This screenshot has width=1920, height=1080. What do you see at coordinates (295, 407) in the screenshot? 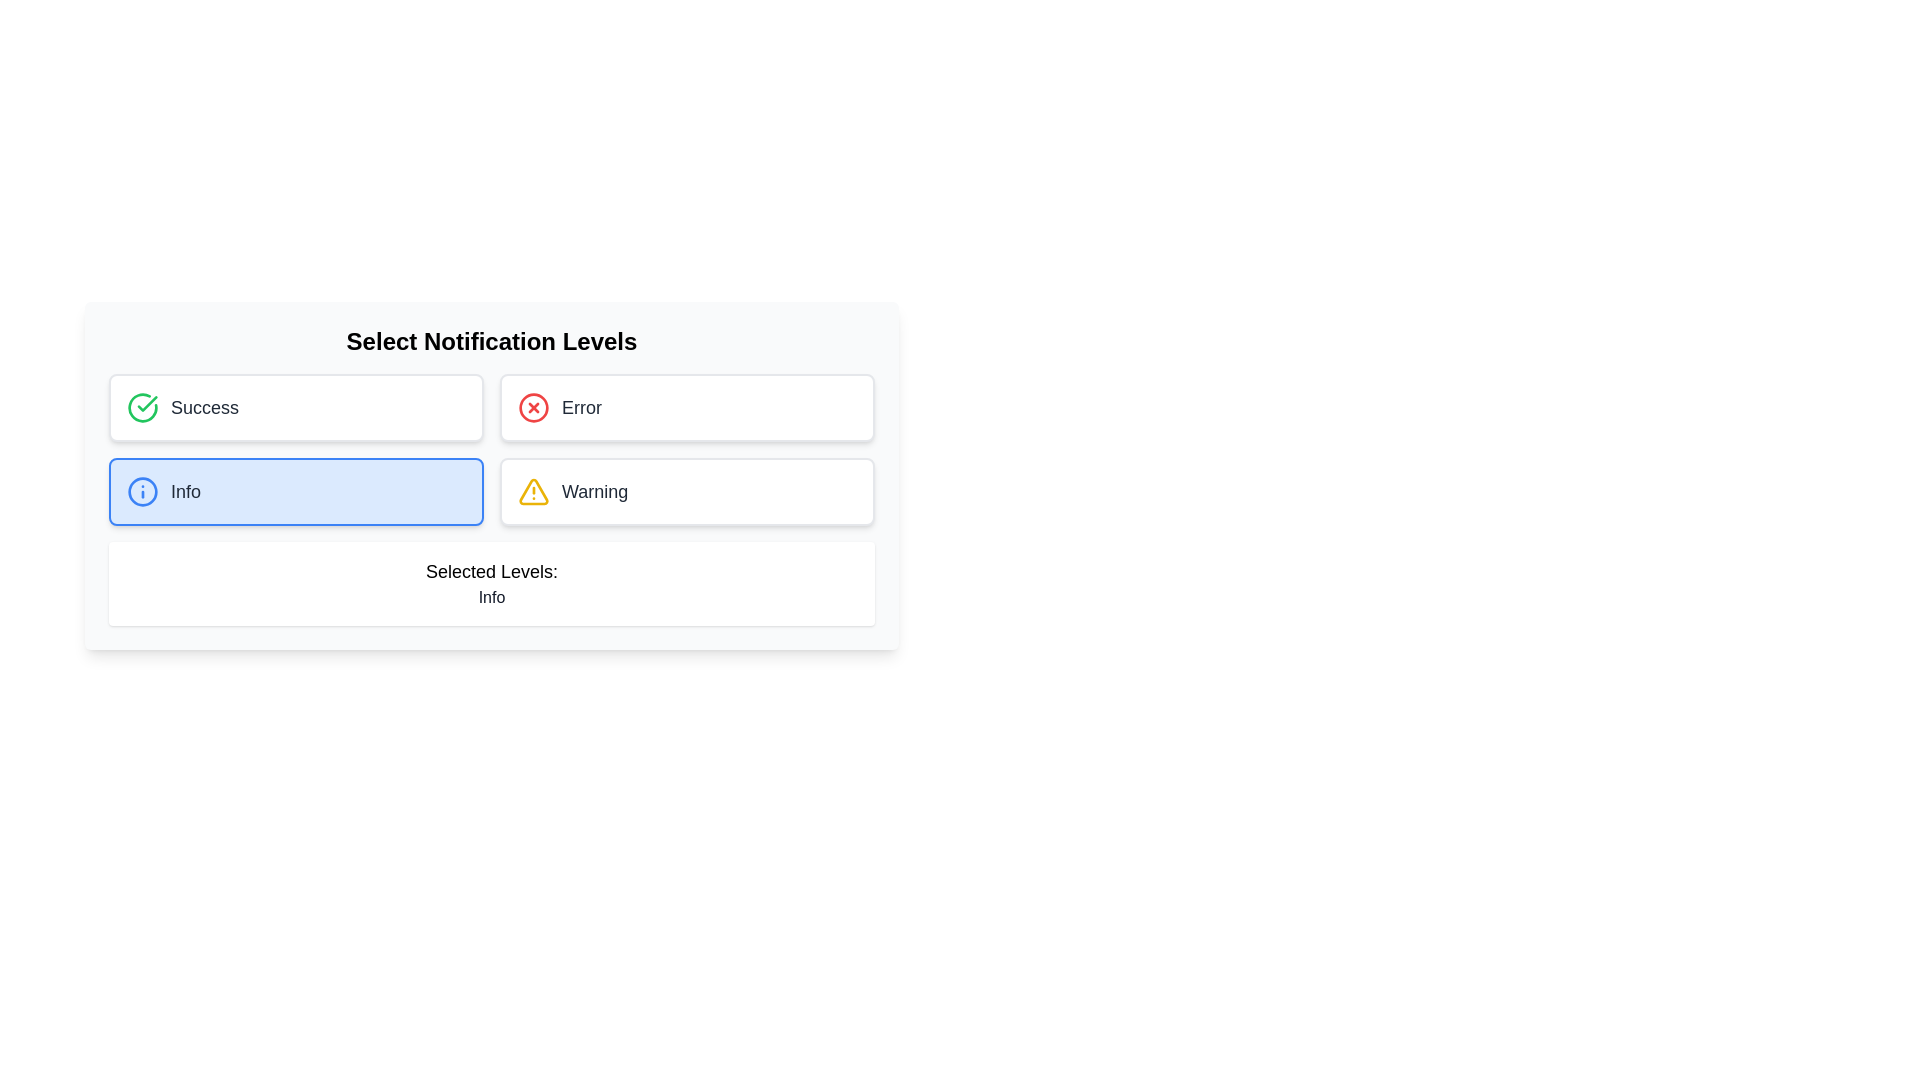
I see `the Success notification button` at bounding box center [295, 407].